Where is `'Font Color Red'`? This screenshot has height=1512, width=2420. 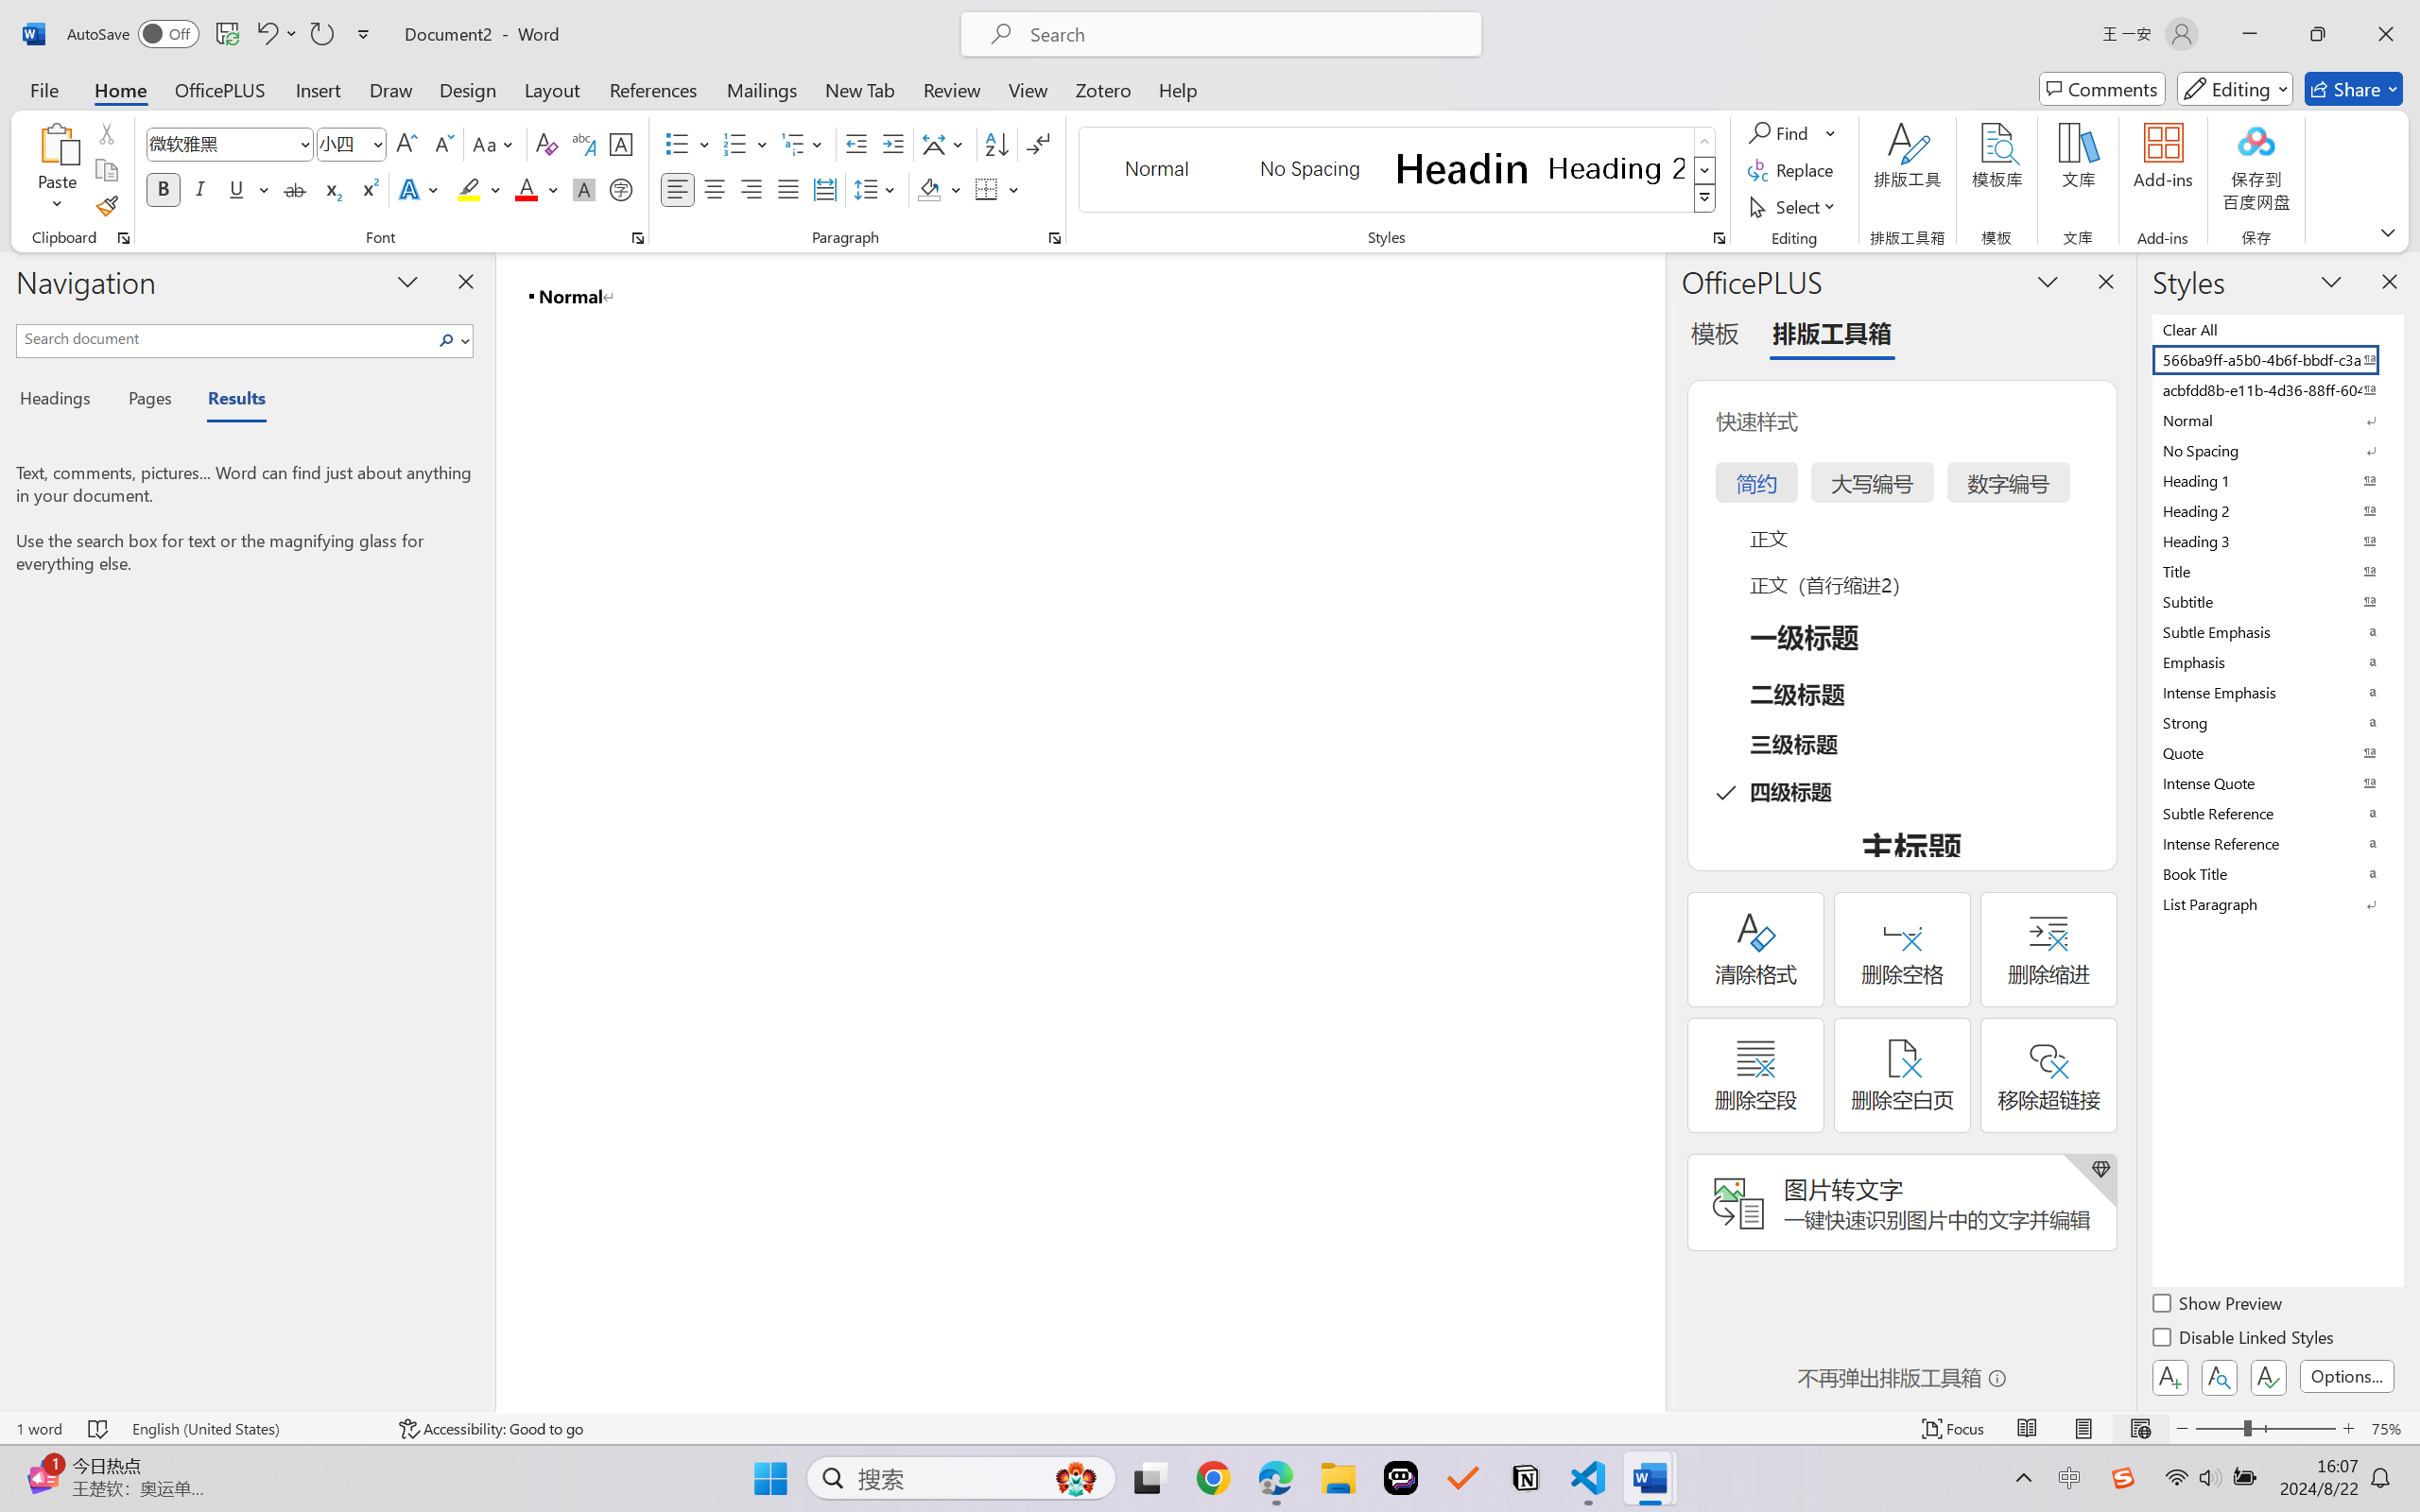
'Font Color Red' is located at coordinates (527, 188).